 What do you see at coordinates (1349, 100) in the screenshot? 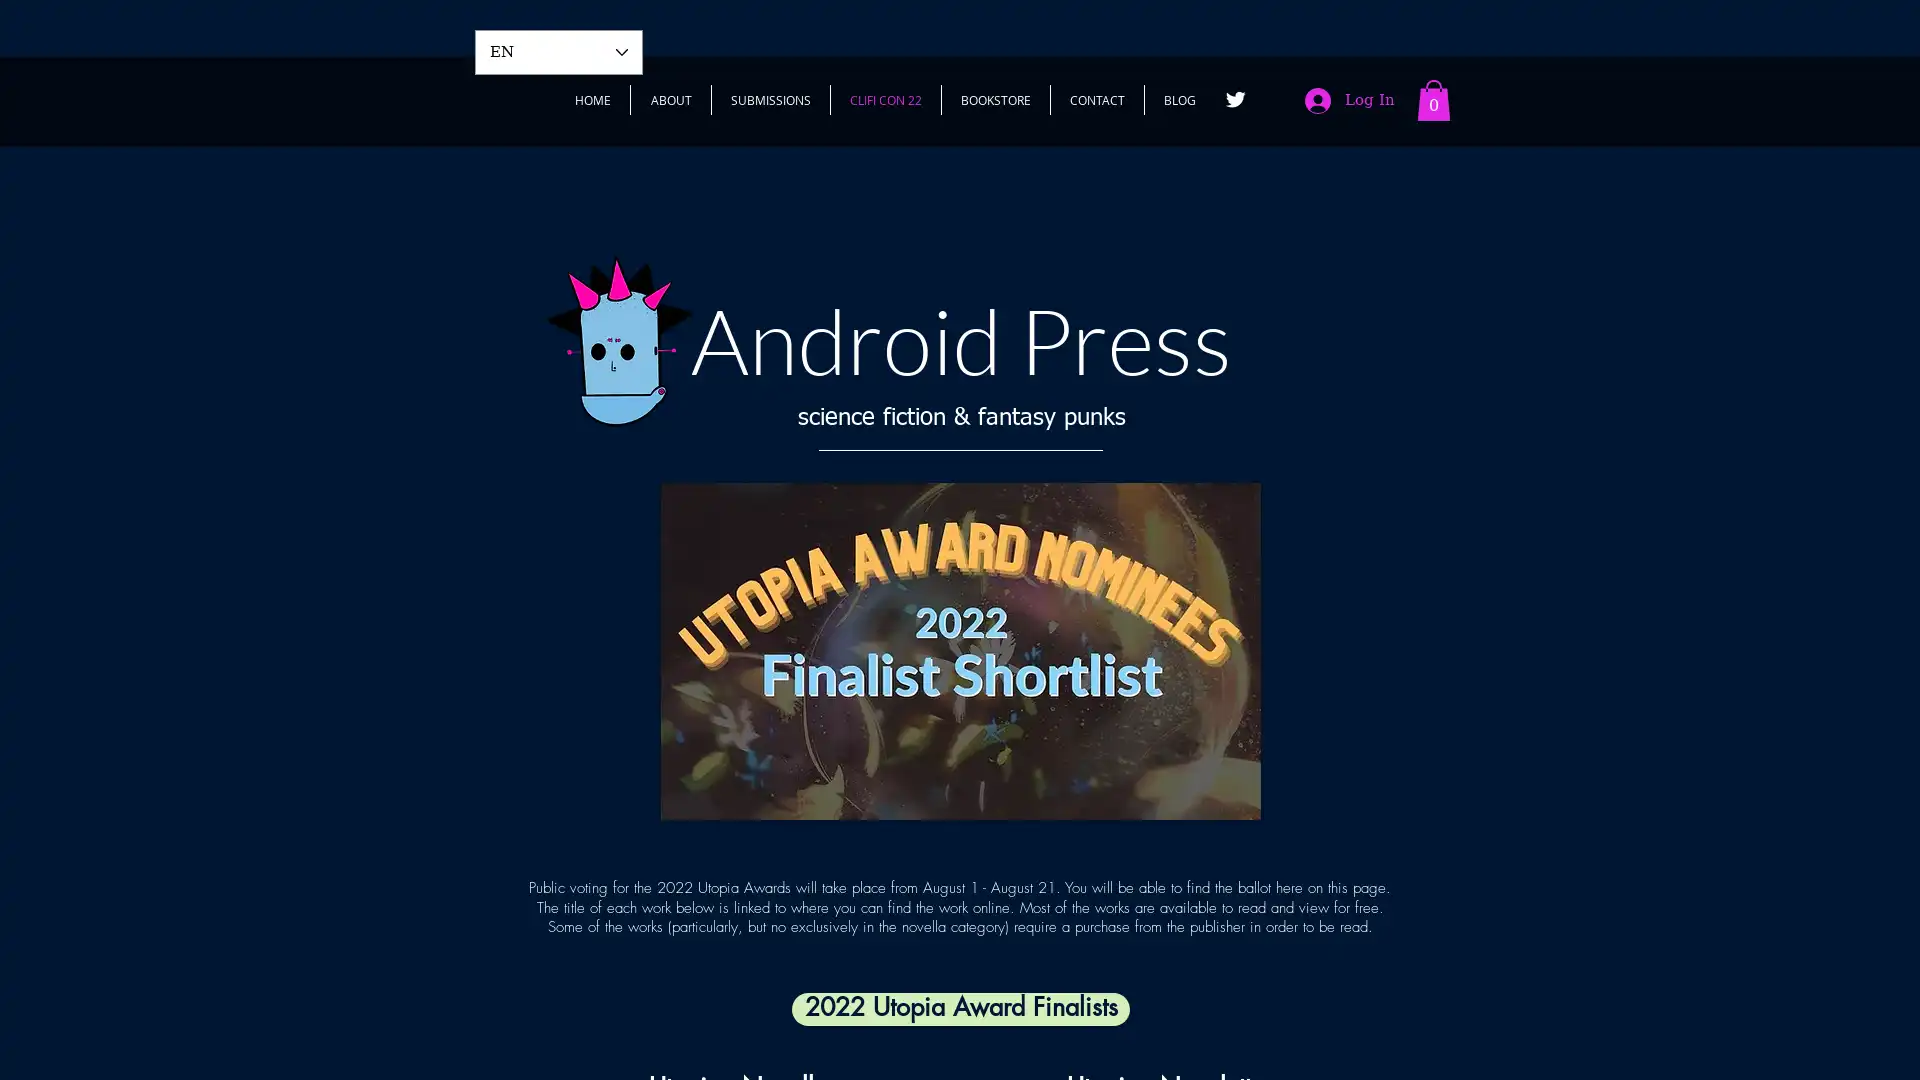
I see `Log In` at bounding box center [1349, 100].